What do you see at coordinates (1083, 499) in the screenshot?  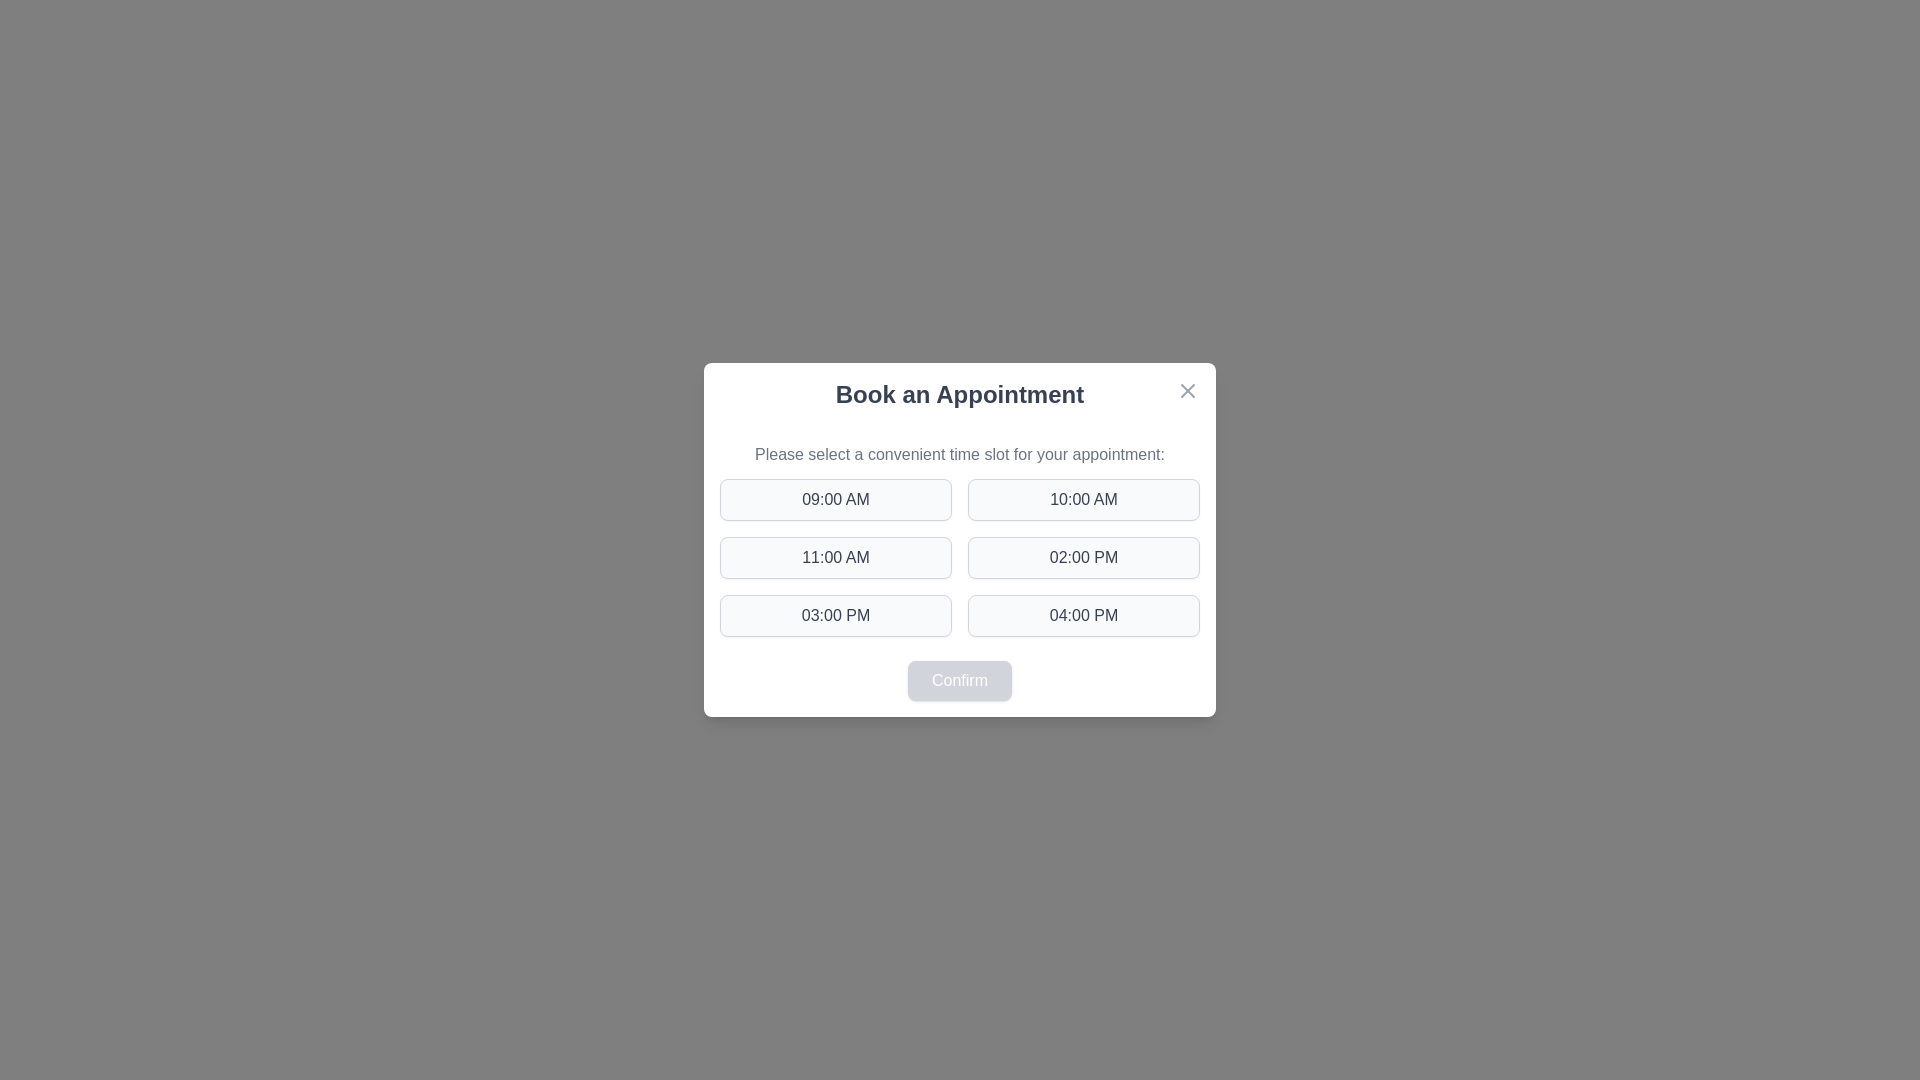 I see `the time slot button labeled 10:00 AM` at bounding box center [1083, 499].